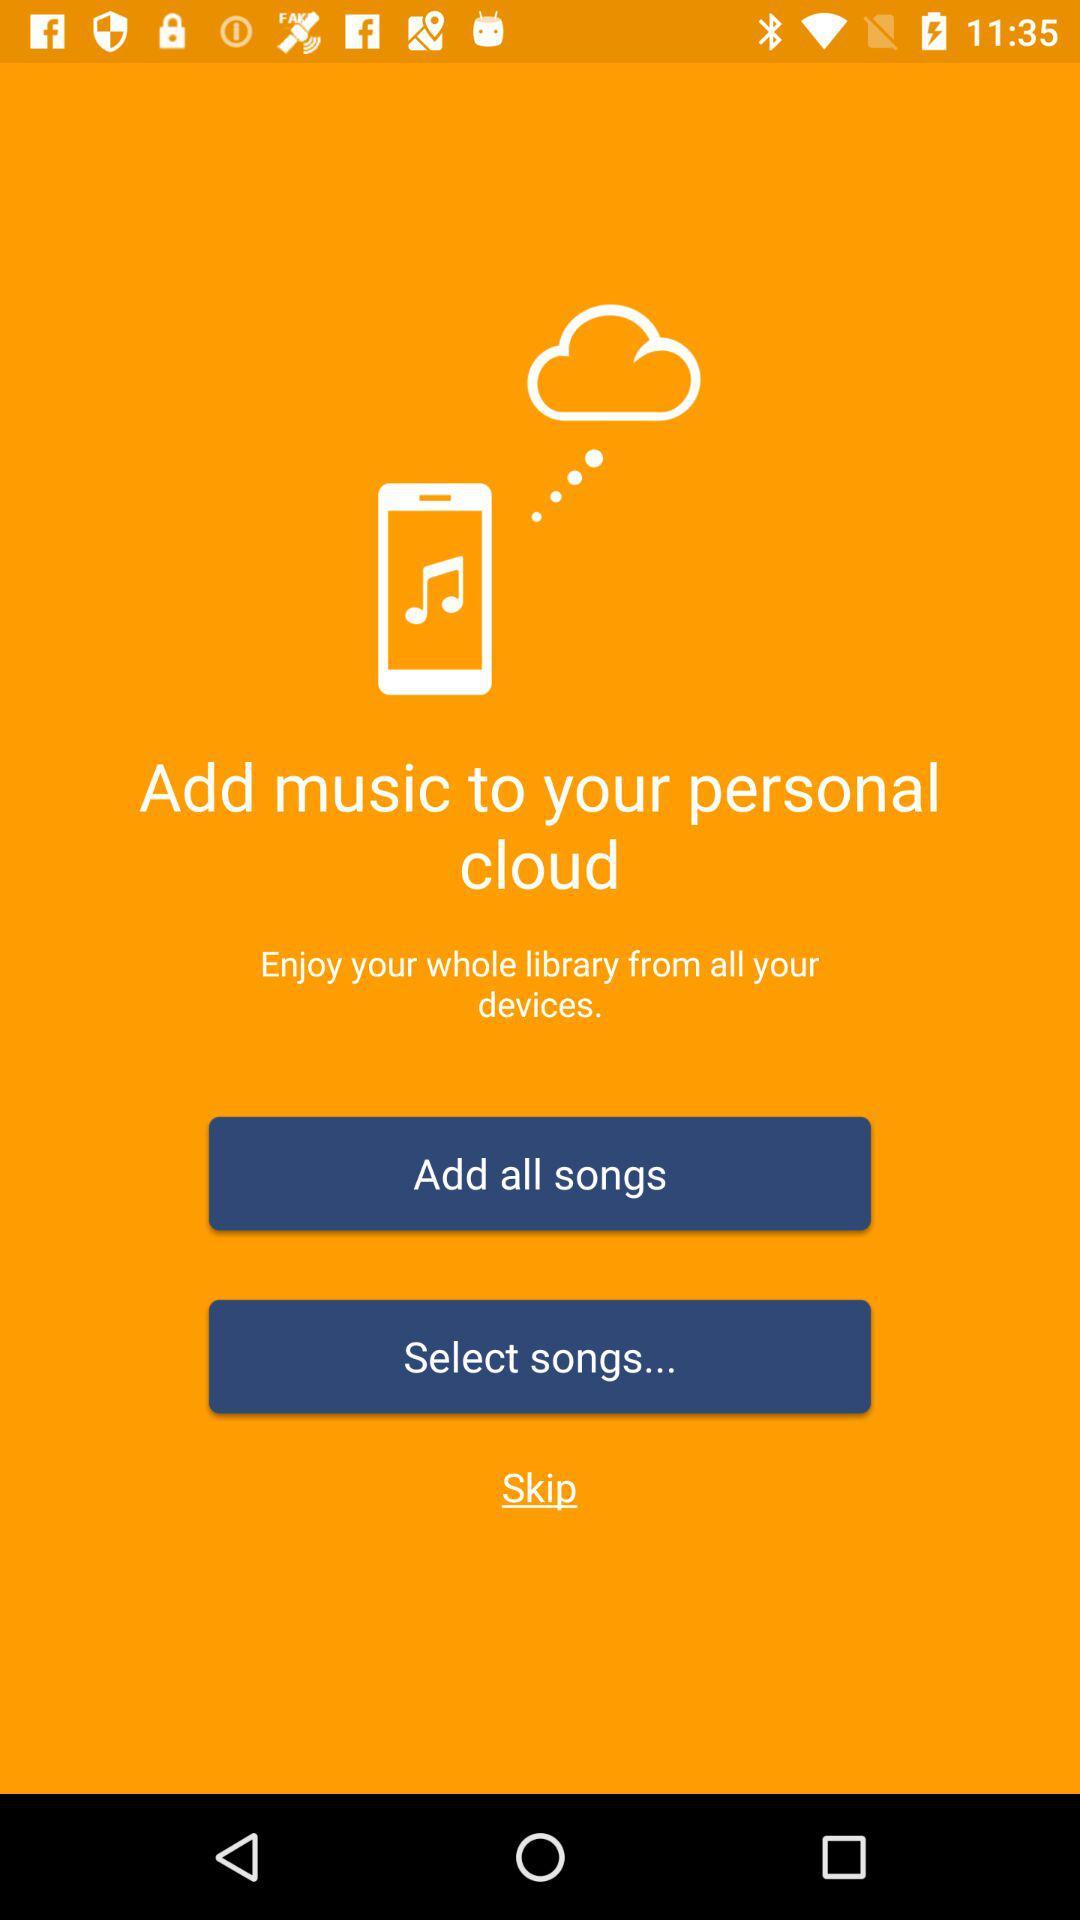 This screenshot has width=1080, height=1920. Describe the element at coordinates (540, 1360) in the screenshot. I see `the icon below the add all songs icon` at that location.